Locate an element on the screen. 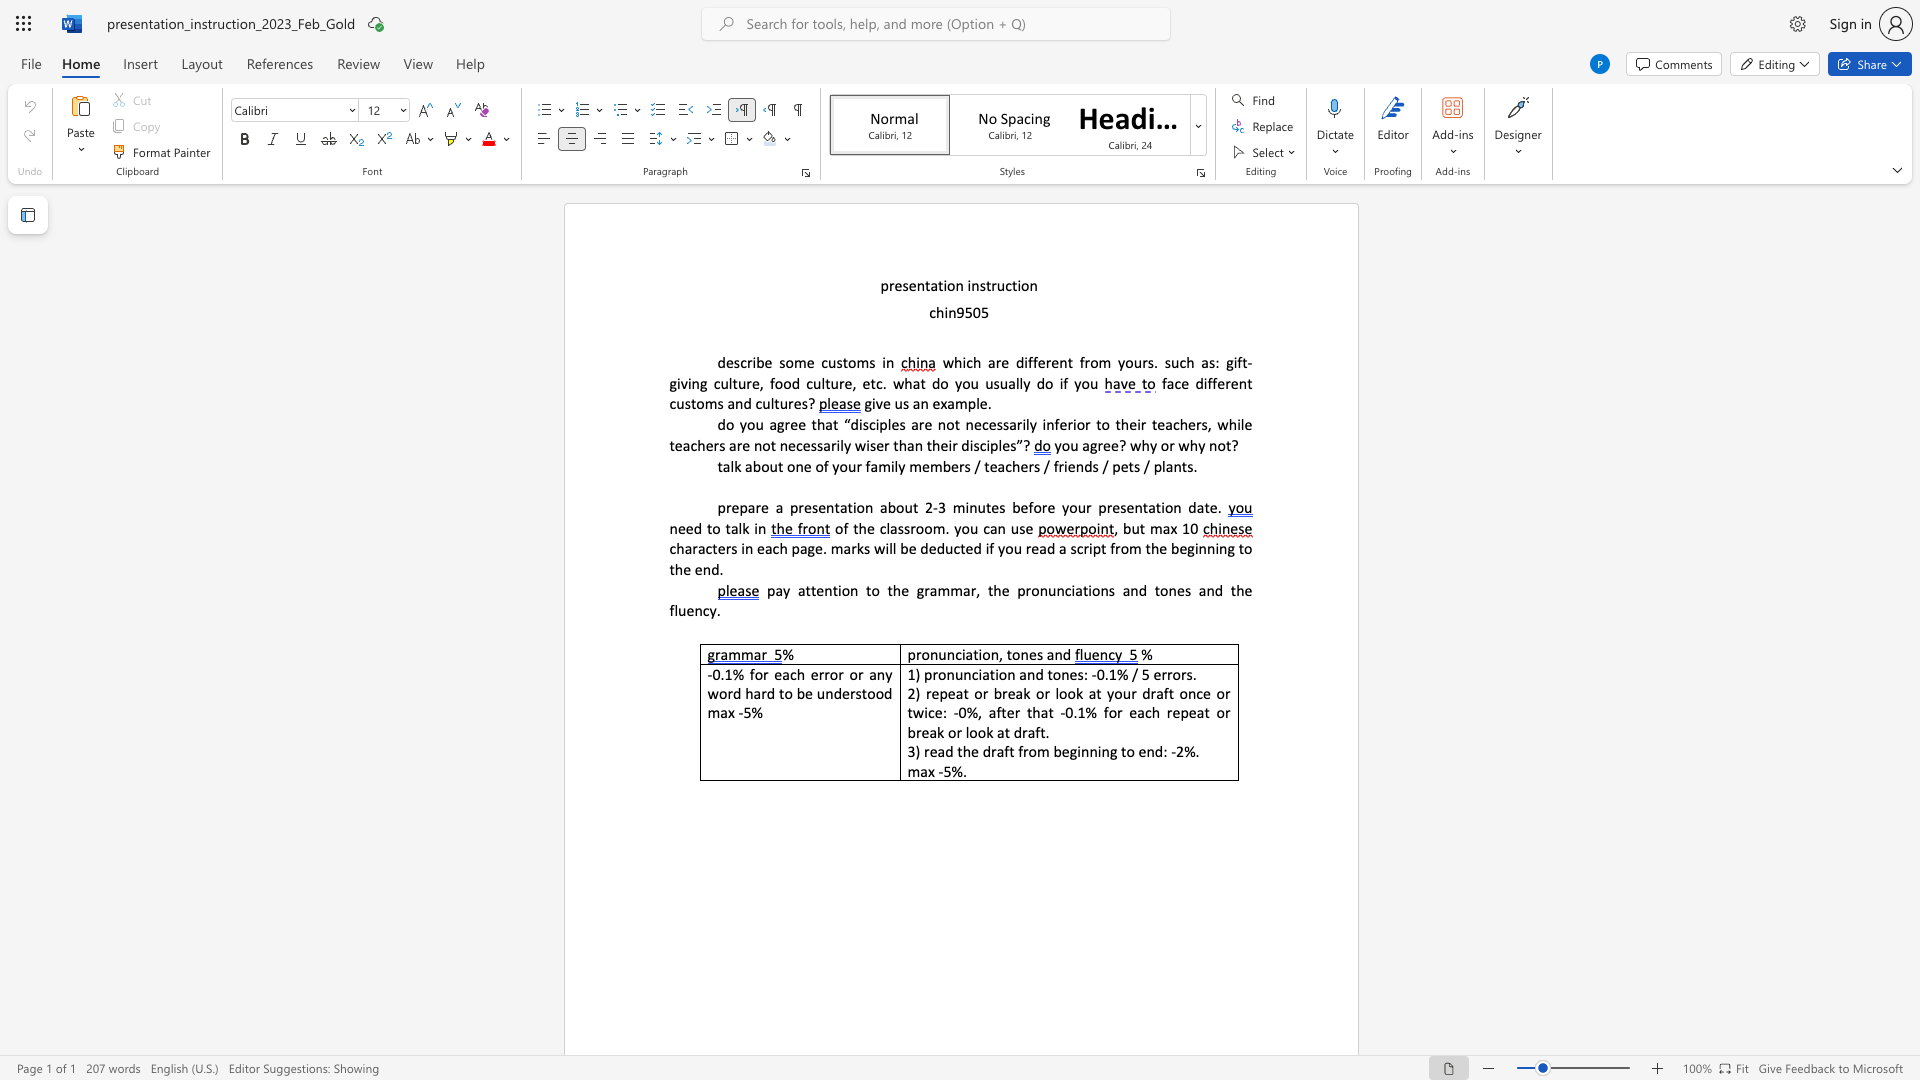 The height and width of the screenshot is (1080, 1920). the subset text "ion to the grammar," within the text "pay attention to the grammar, the pronunciations and tones and the fluency." is located at coordinates (838, 589).